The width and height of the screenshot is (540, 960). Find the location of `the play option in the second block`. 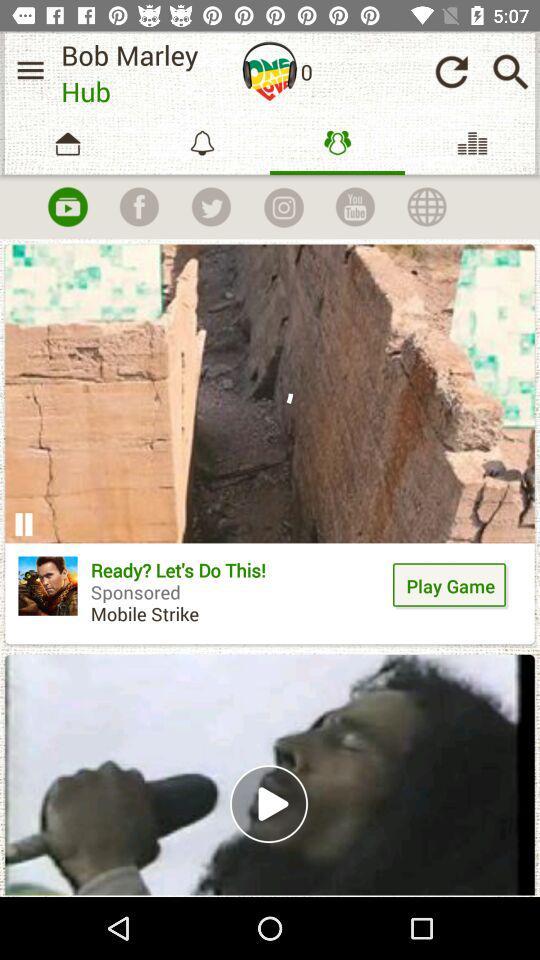

the play option in the second block is located at coordinates (270, 803).